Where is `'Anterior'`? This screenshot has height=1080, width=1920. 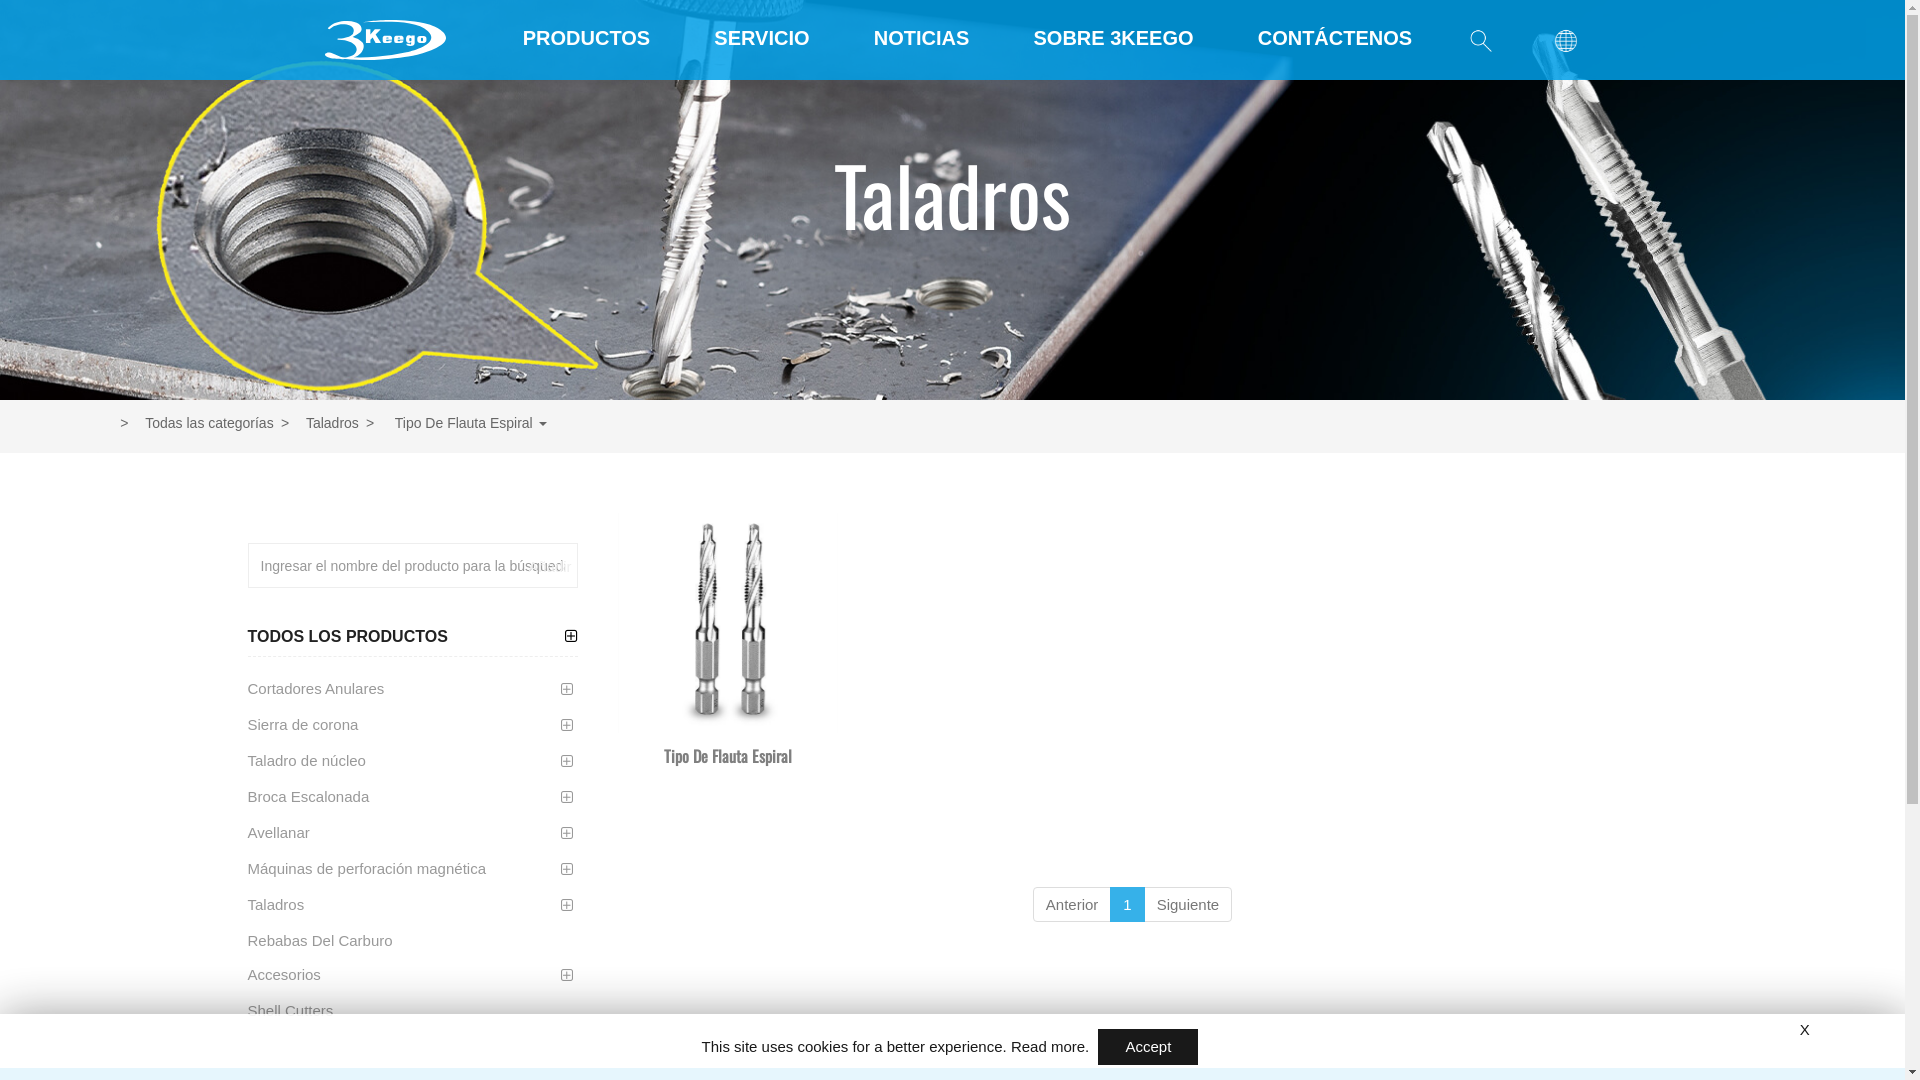
'Anterior' is located at coordinates (1071, 904).